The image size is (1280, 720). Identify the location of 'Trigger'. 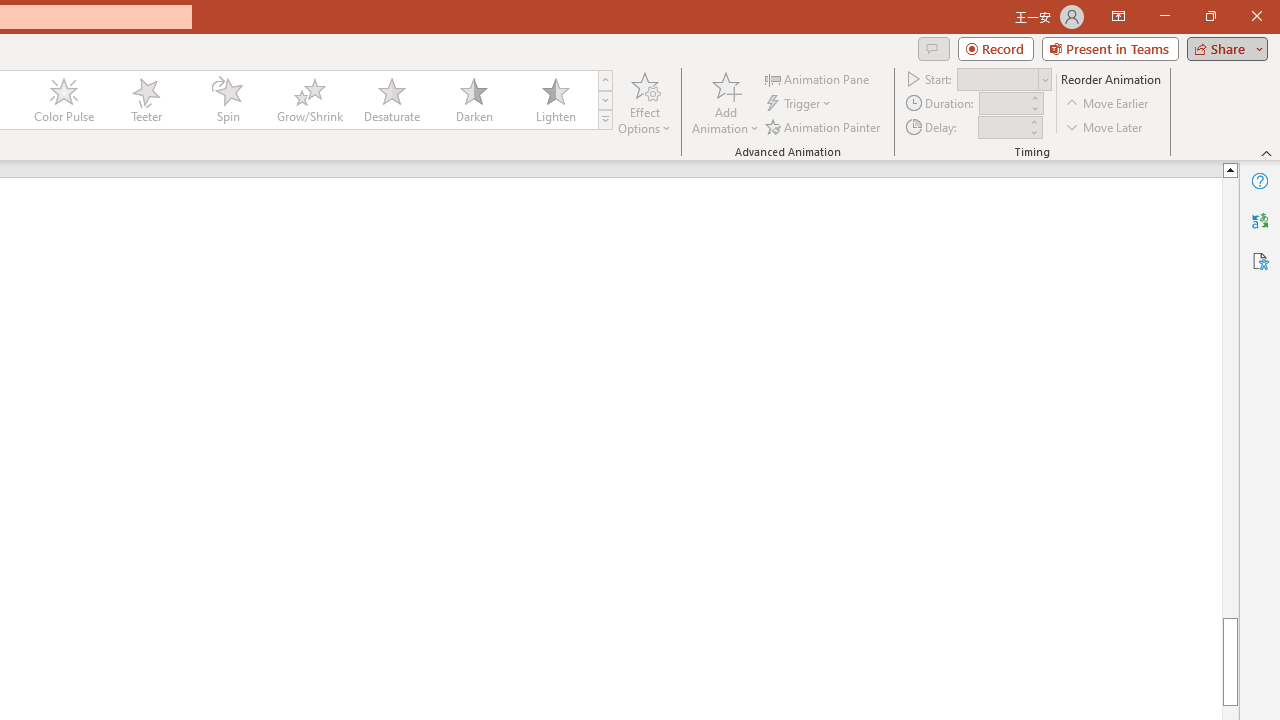
(800, 103).